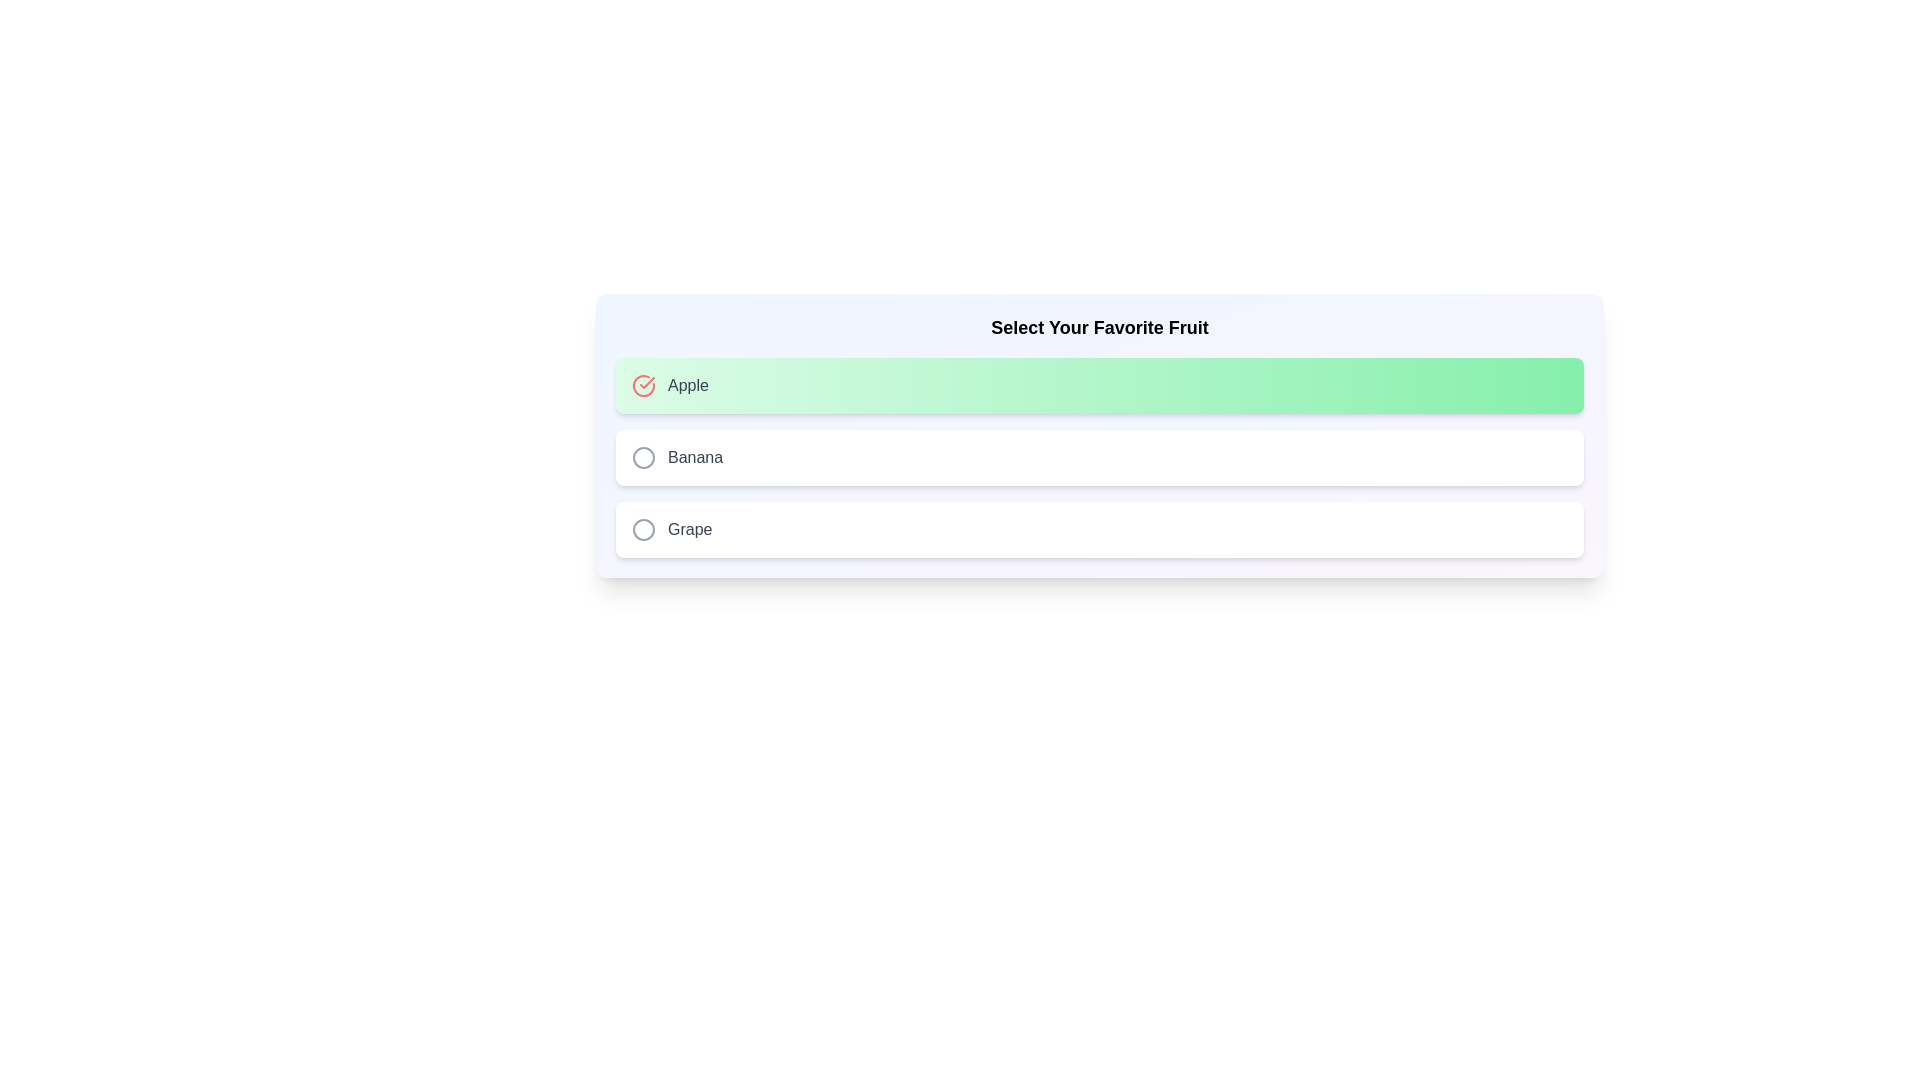 This screenshot has width=1920, height=1080. What do you see at coordinates (1098, 458) in the screenshot?
I see `the selectable option box representing 'Banana'` at bounding box center [1098, 458].